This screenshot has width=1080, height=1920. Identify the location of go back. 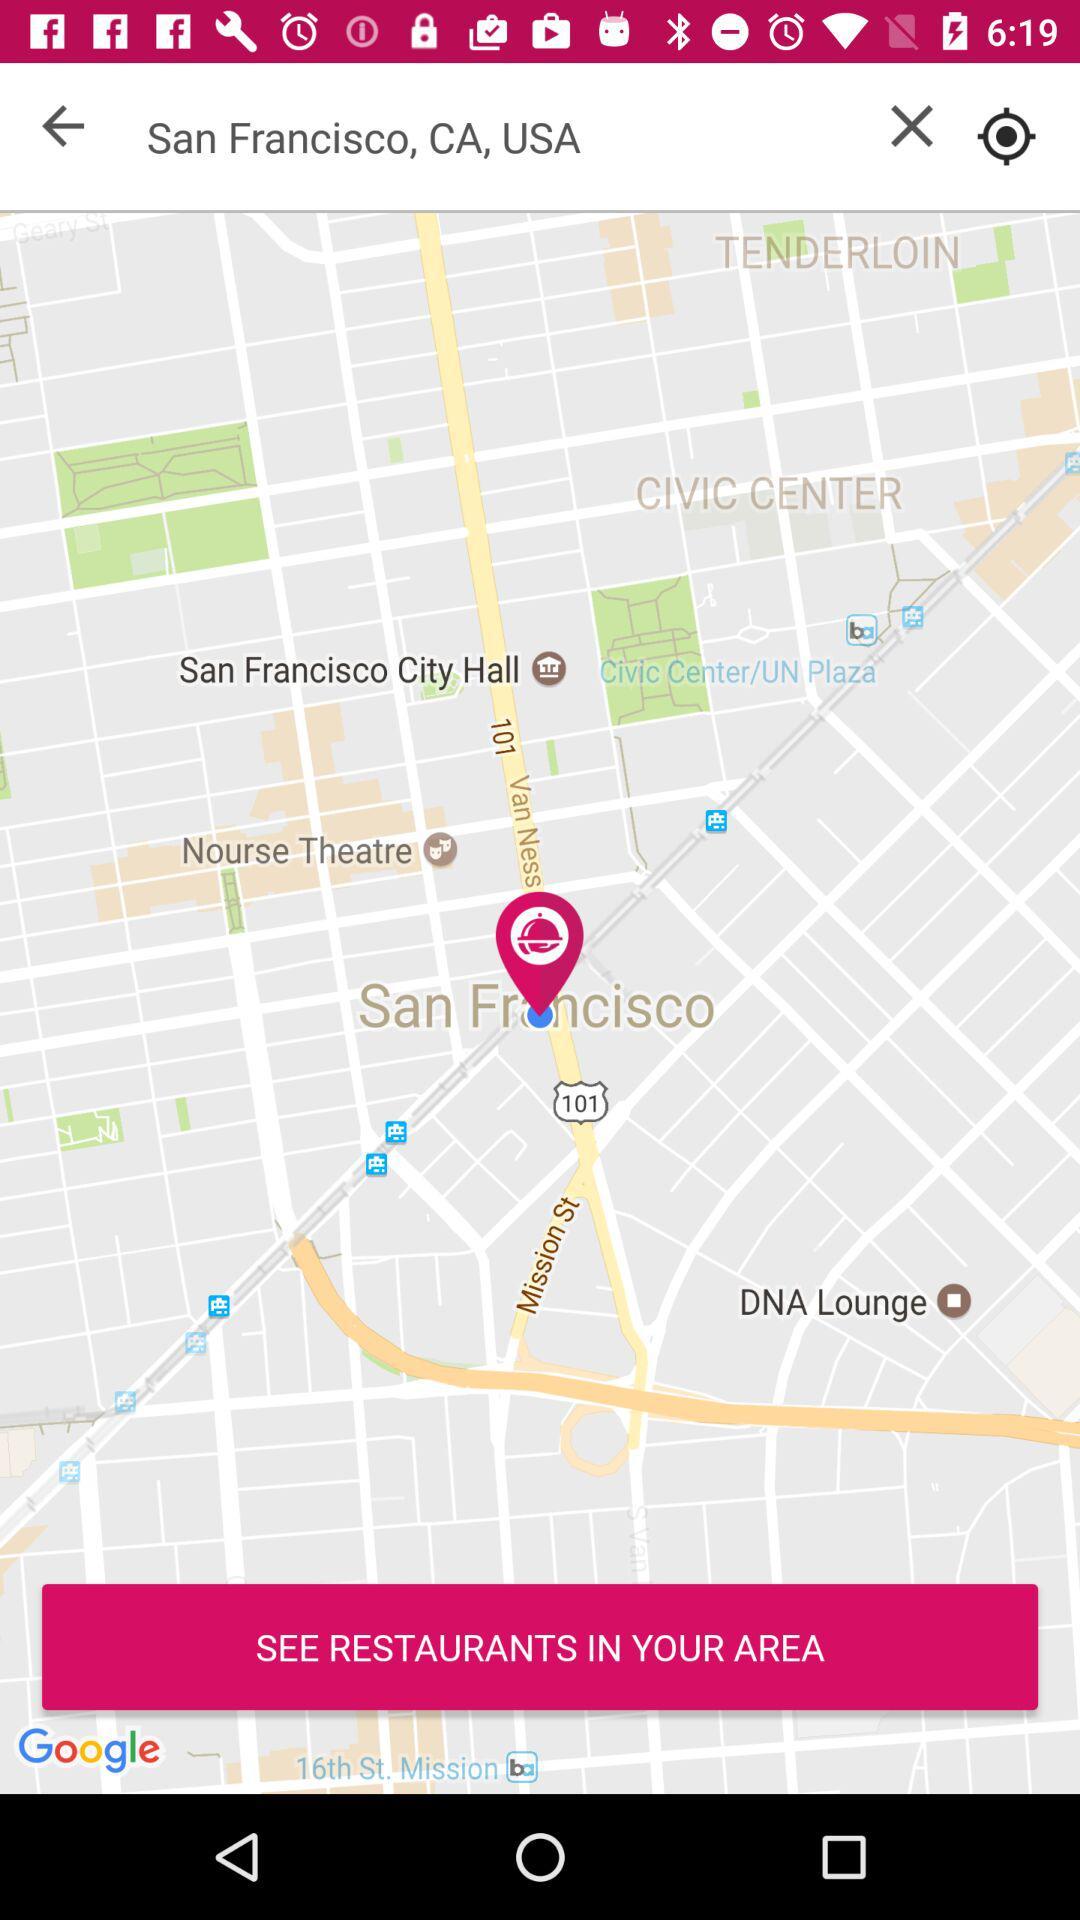
(61, 124).